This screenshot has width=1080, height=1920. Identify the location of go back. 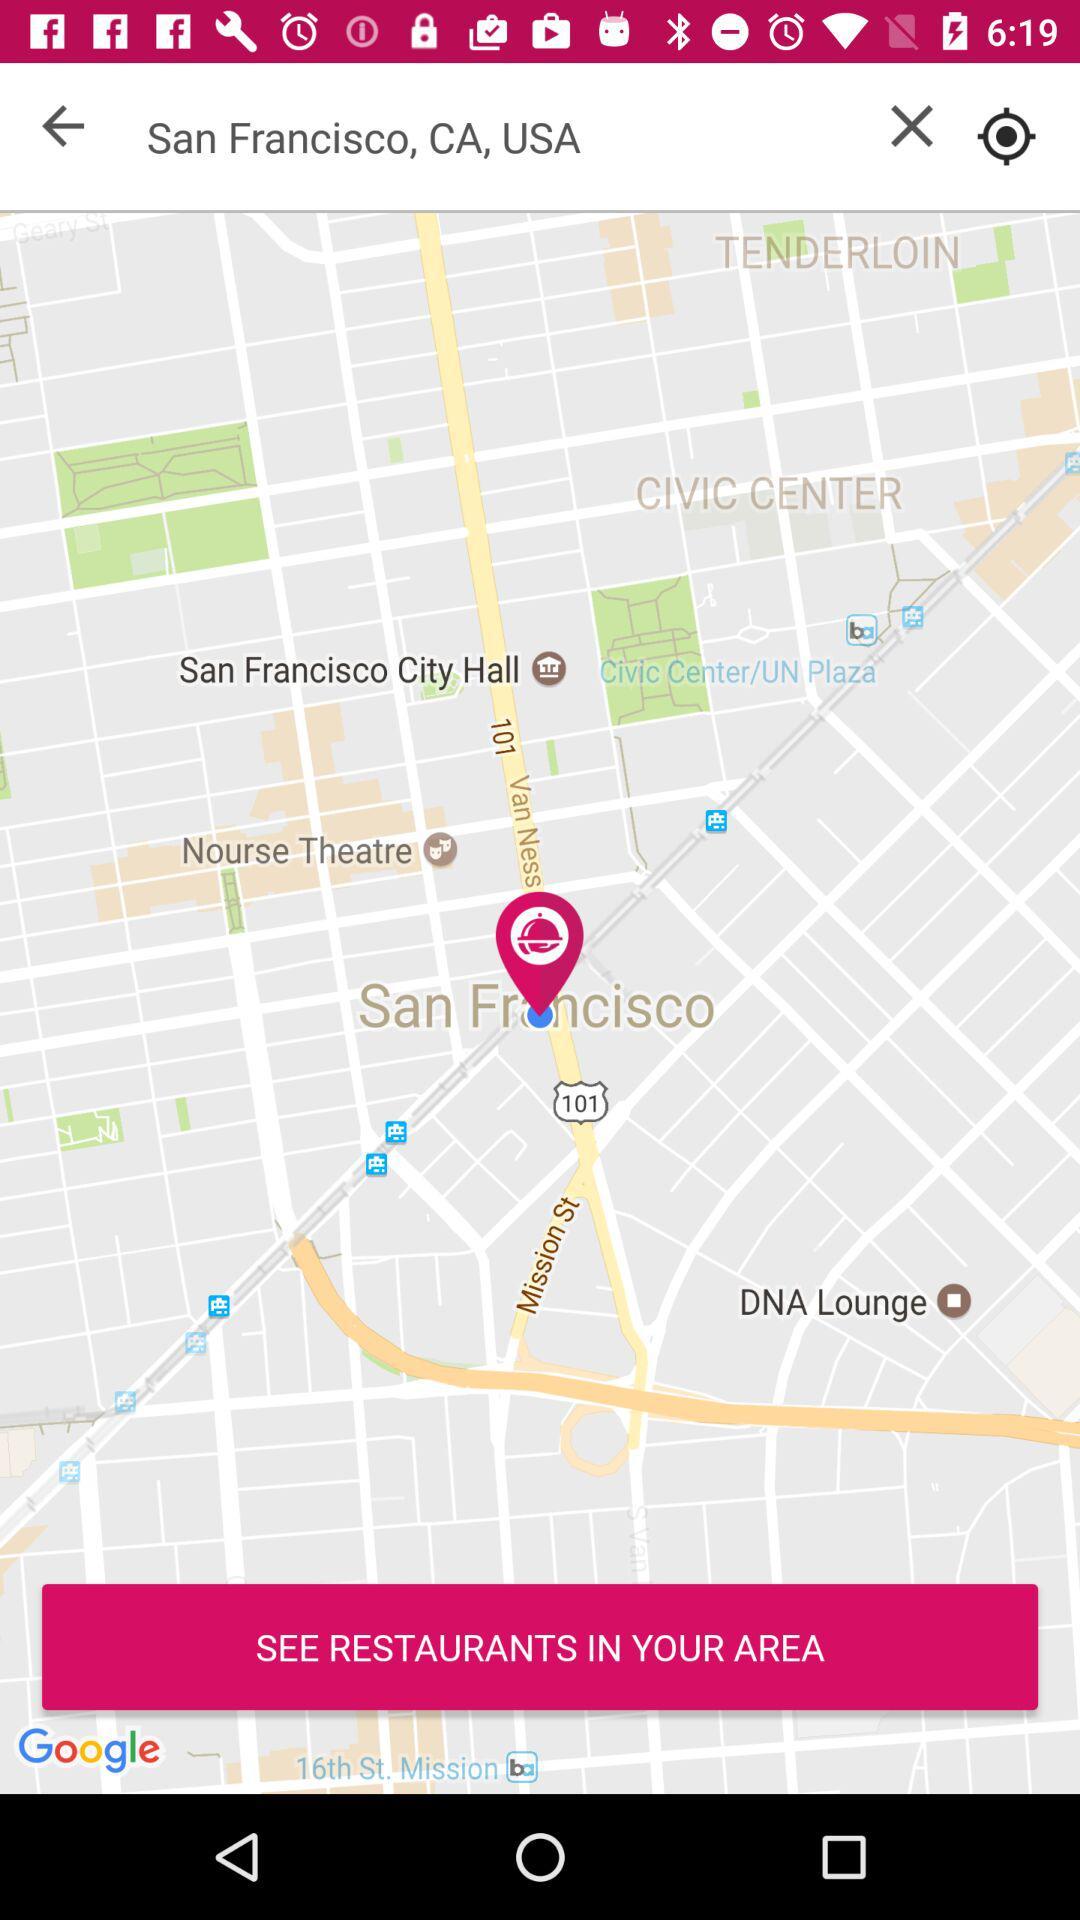
(61, 124).